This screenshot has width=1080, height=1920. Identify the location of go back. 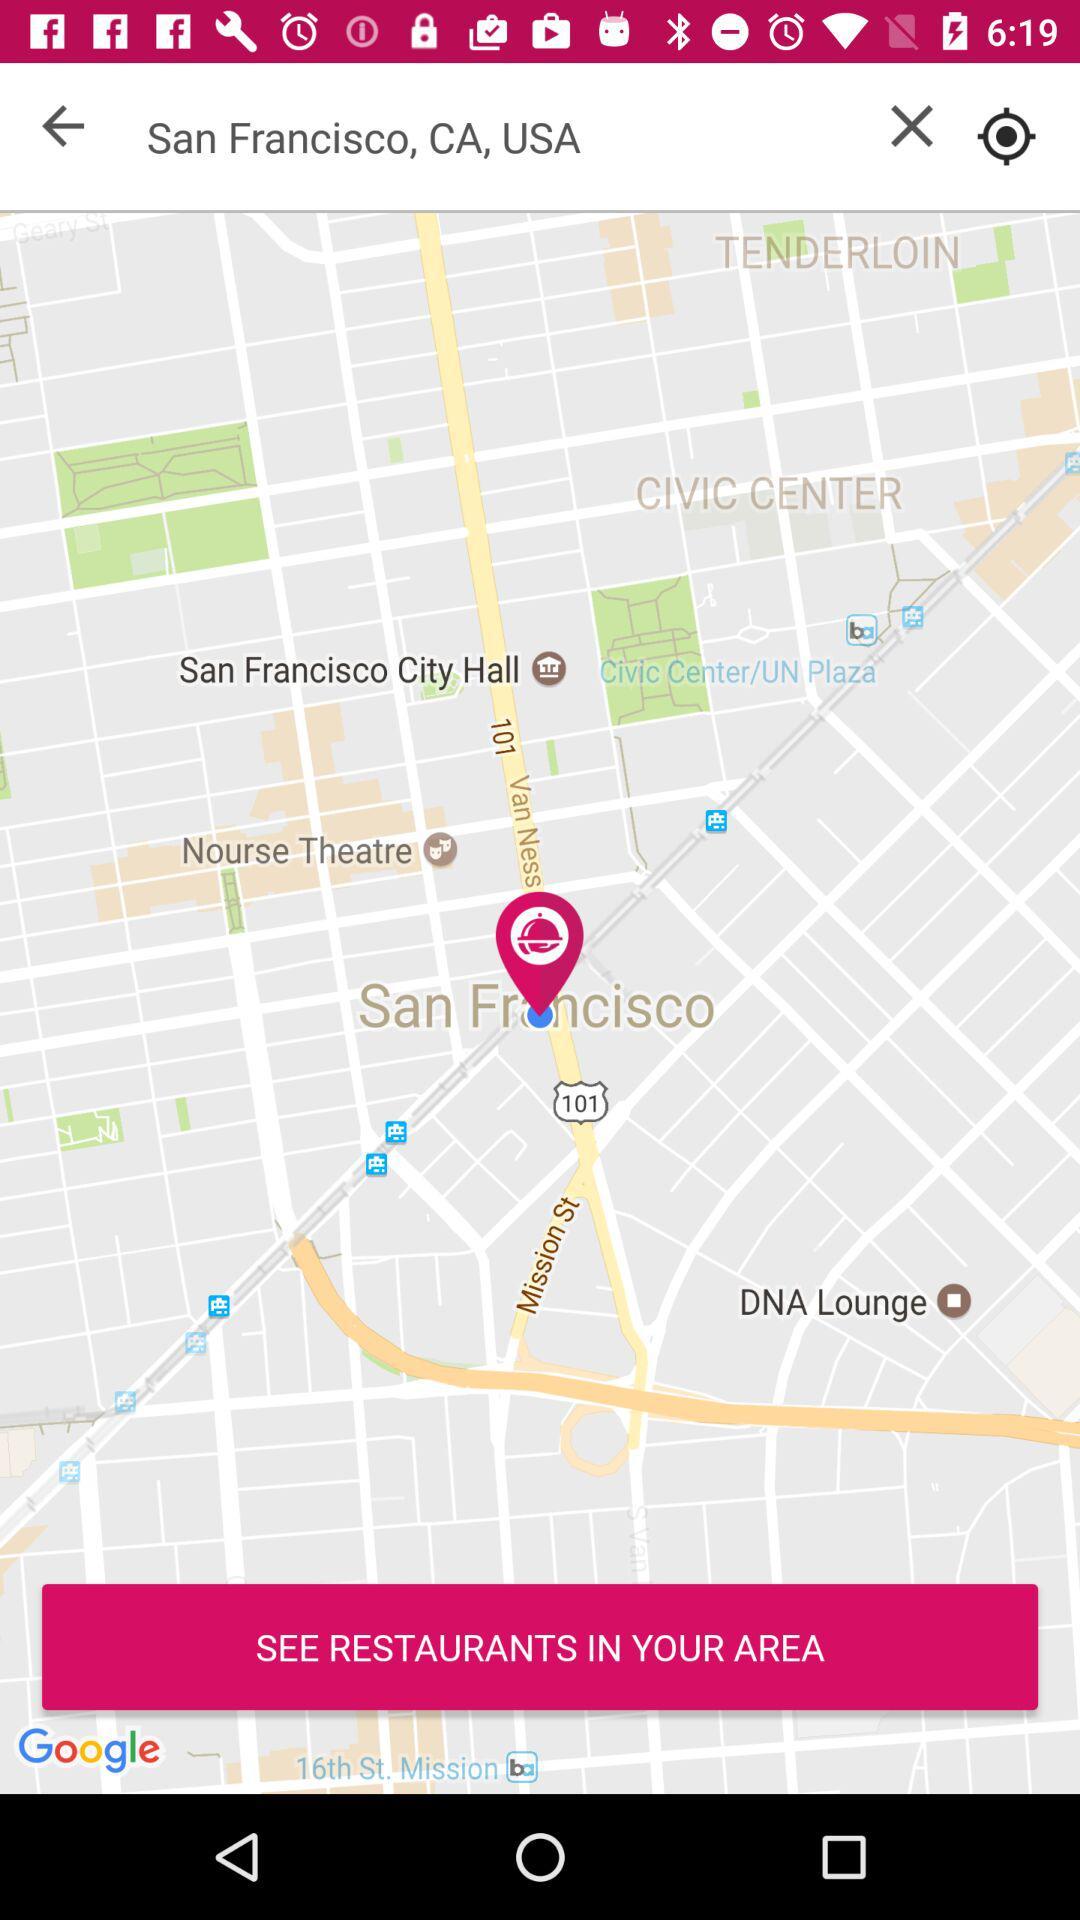
(61, 124).